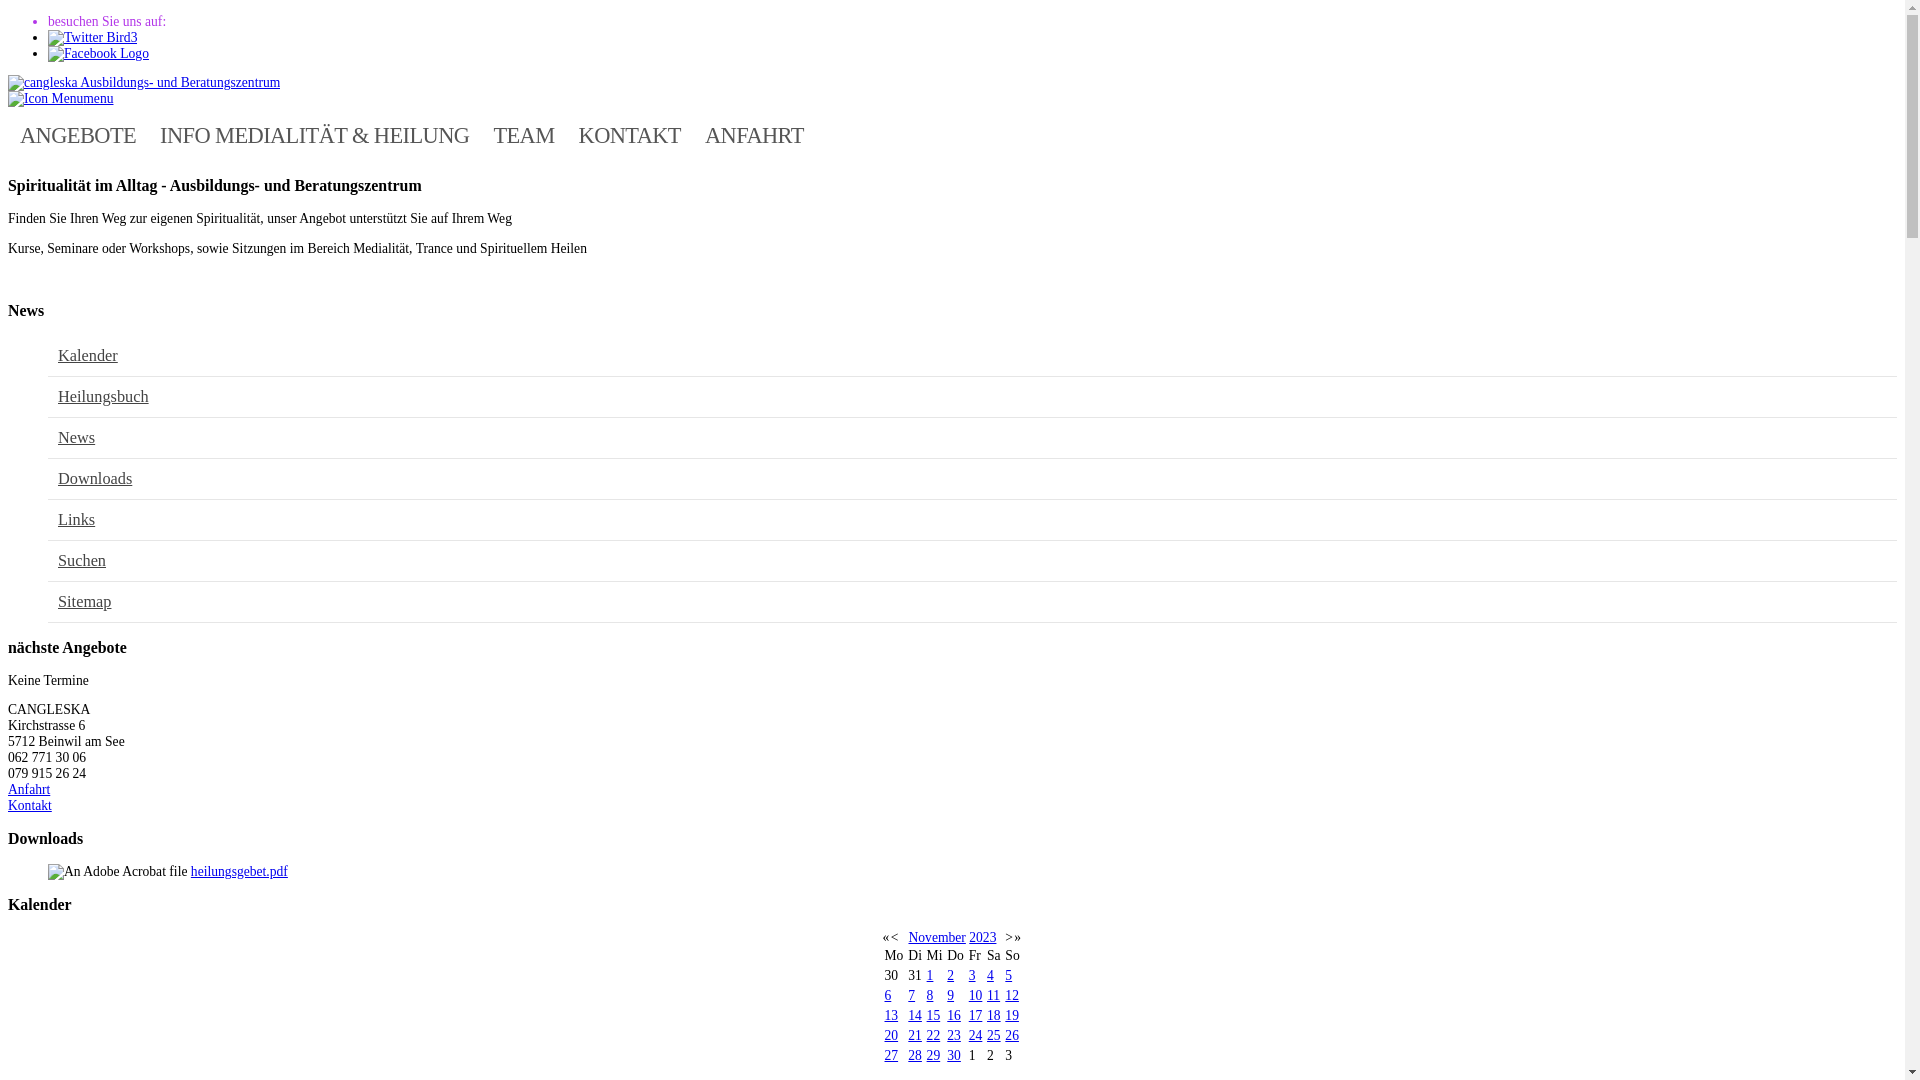 This screenshot has width=1920, height=1080. What do you see at coordinates (933, 1054) in the screenshot?
I see `'29'` at bounding box center [933, 1054].